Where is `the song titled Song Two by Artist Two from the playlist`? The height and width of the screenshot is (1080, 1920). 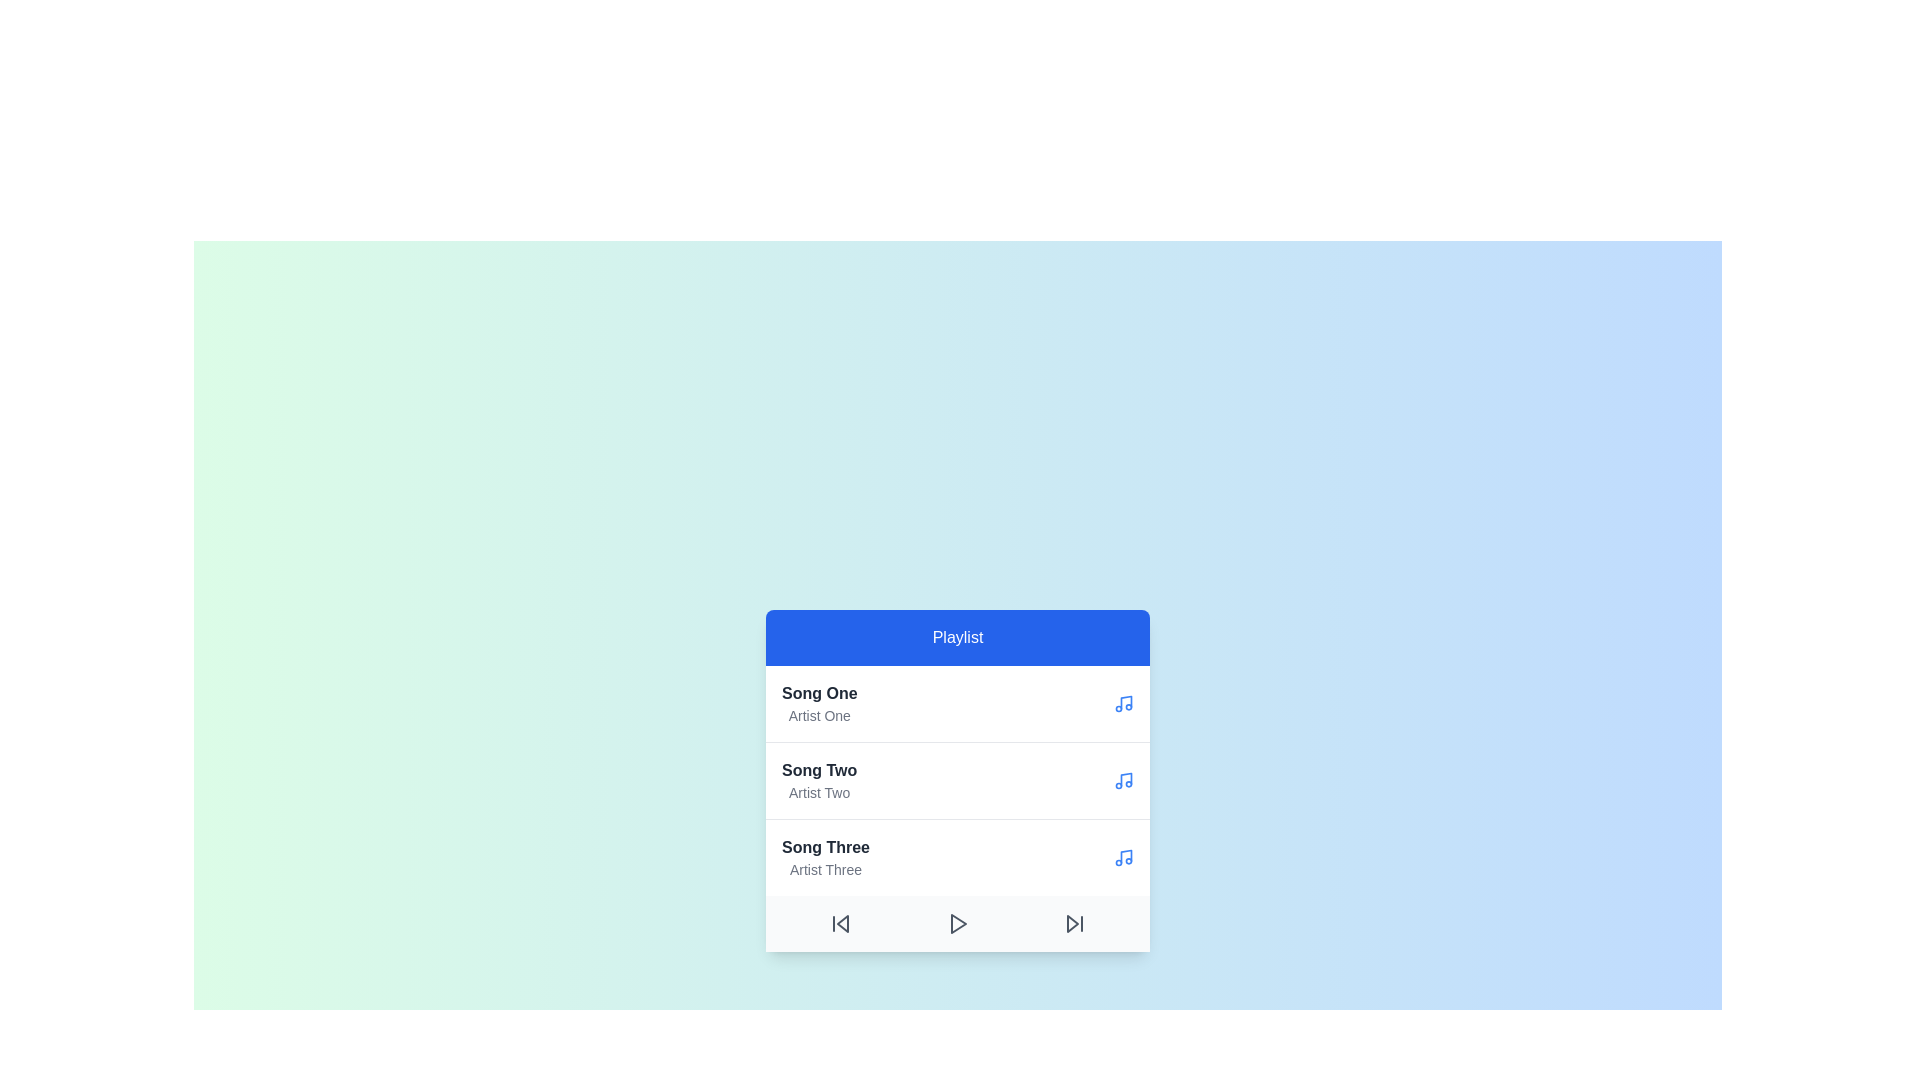 the song titled Song Two by Artist Two from the playlist is located at coordinates (819, 779).